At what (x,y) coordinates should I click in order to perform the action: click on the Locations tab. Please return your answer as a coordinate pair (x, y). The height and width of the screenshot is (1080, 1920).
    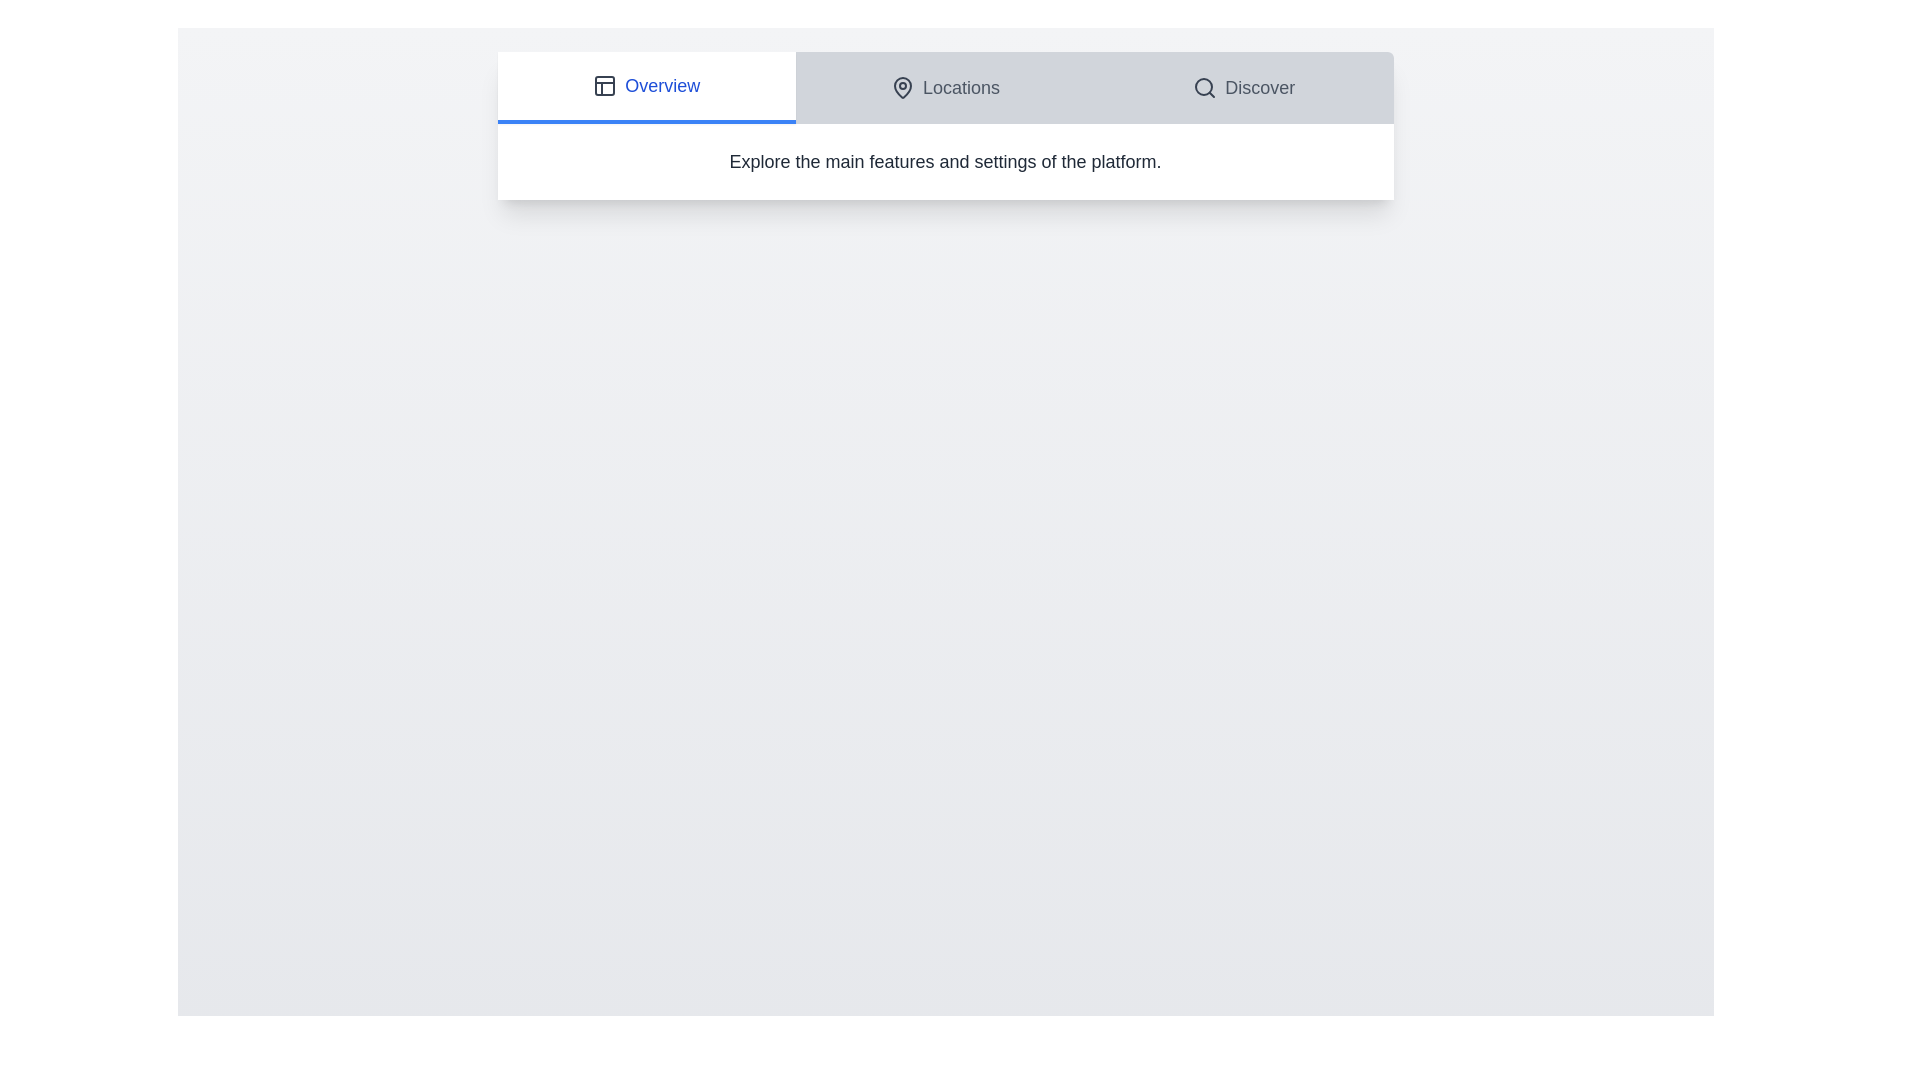
    Looking at the image, I should click on (944, 87).